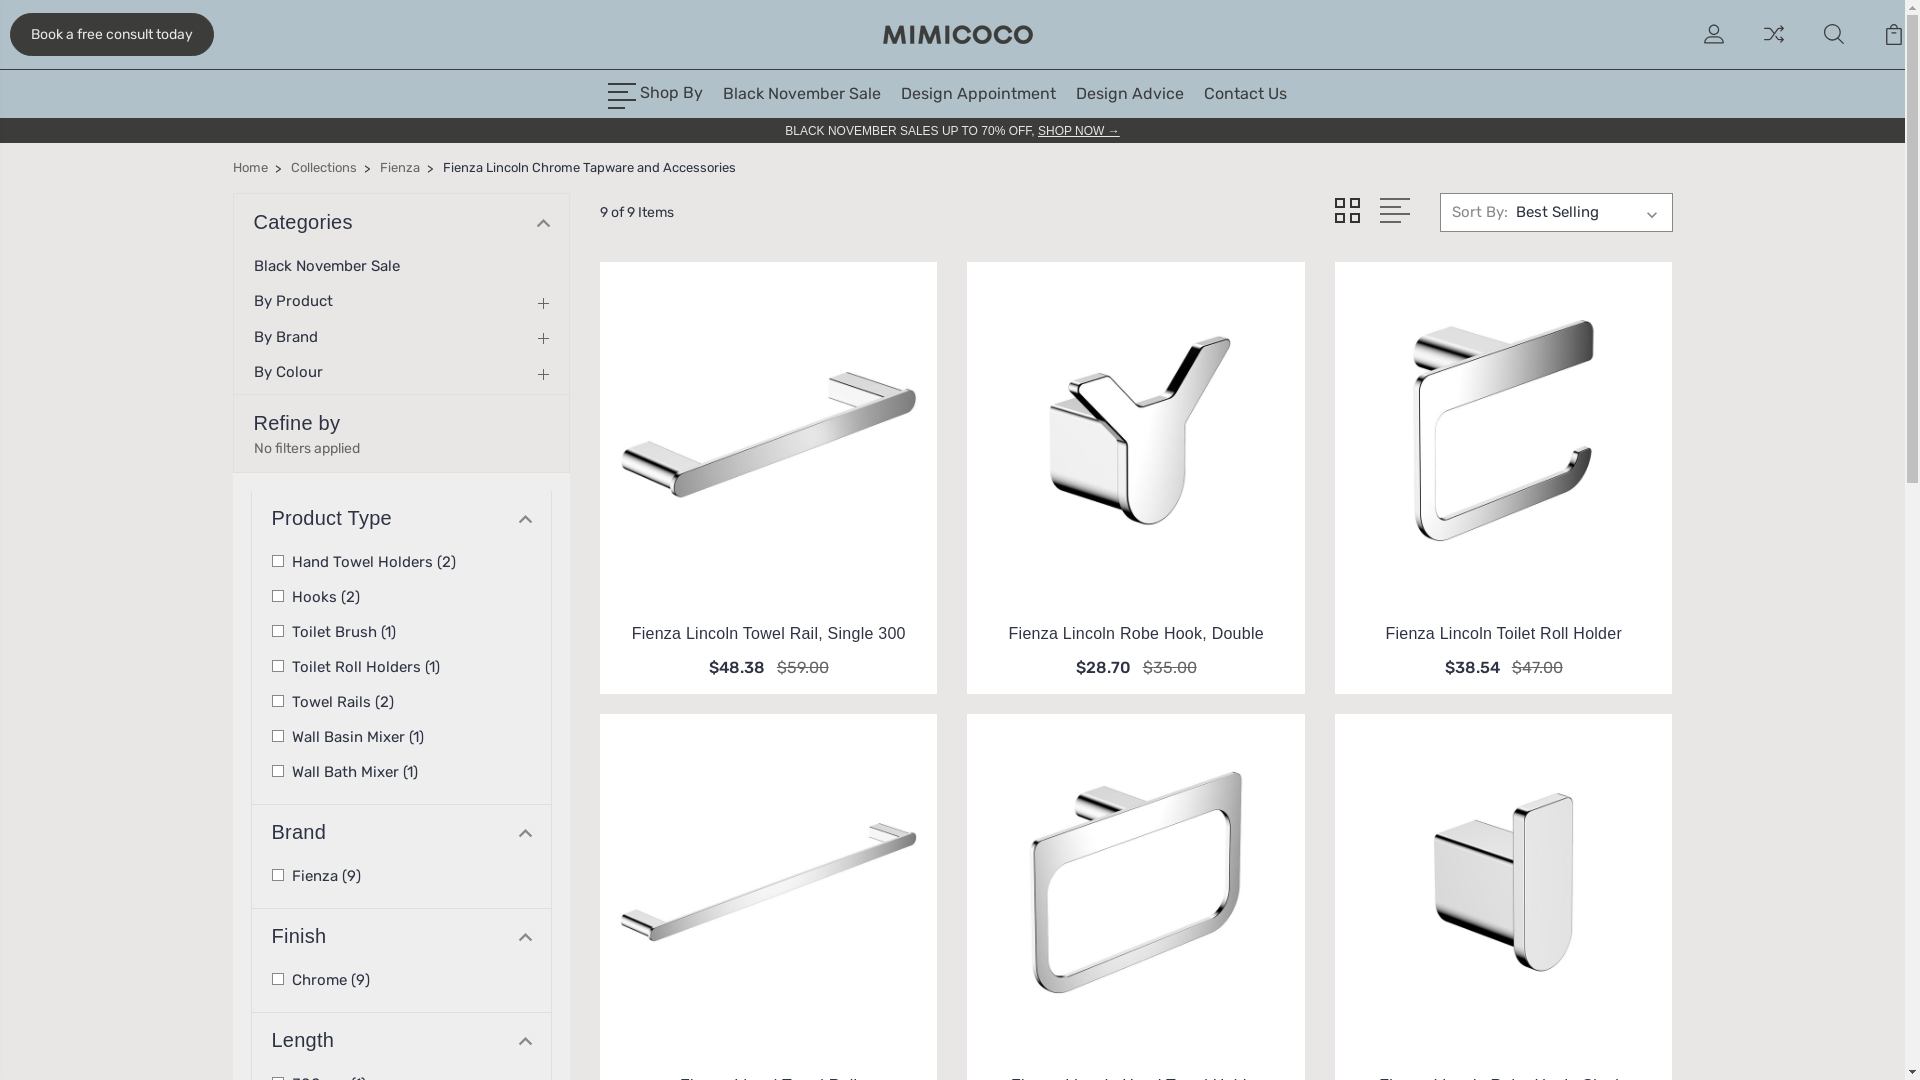 The image size is (1920, 1080). I want to click on 'By Brand', so click(297, 335).